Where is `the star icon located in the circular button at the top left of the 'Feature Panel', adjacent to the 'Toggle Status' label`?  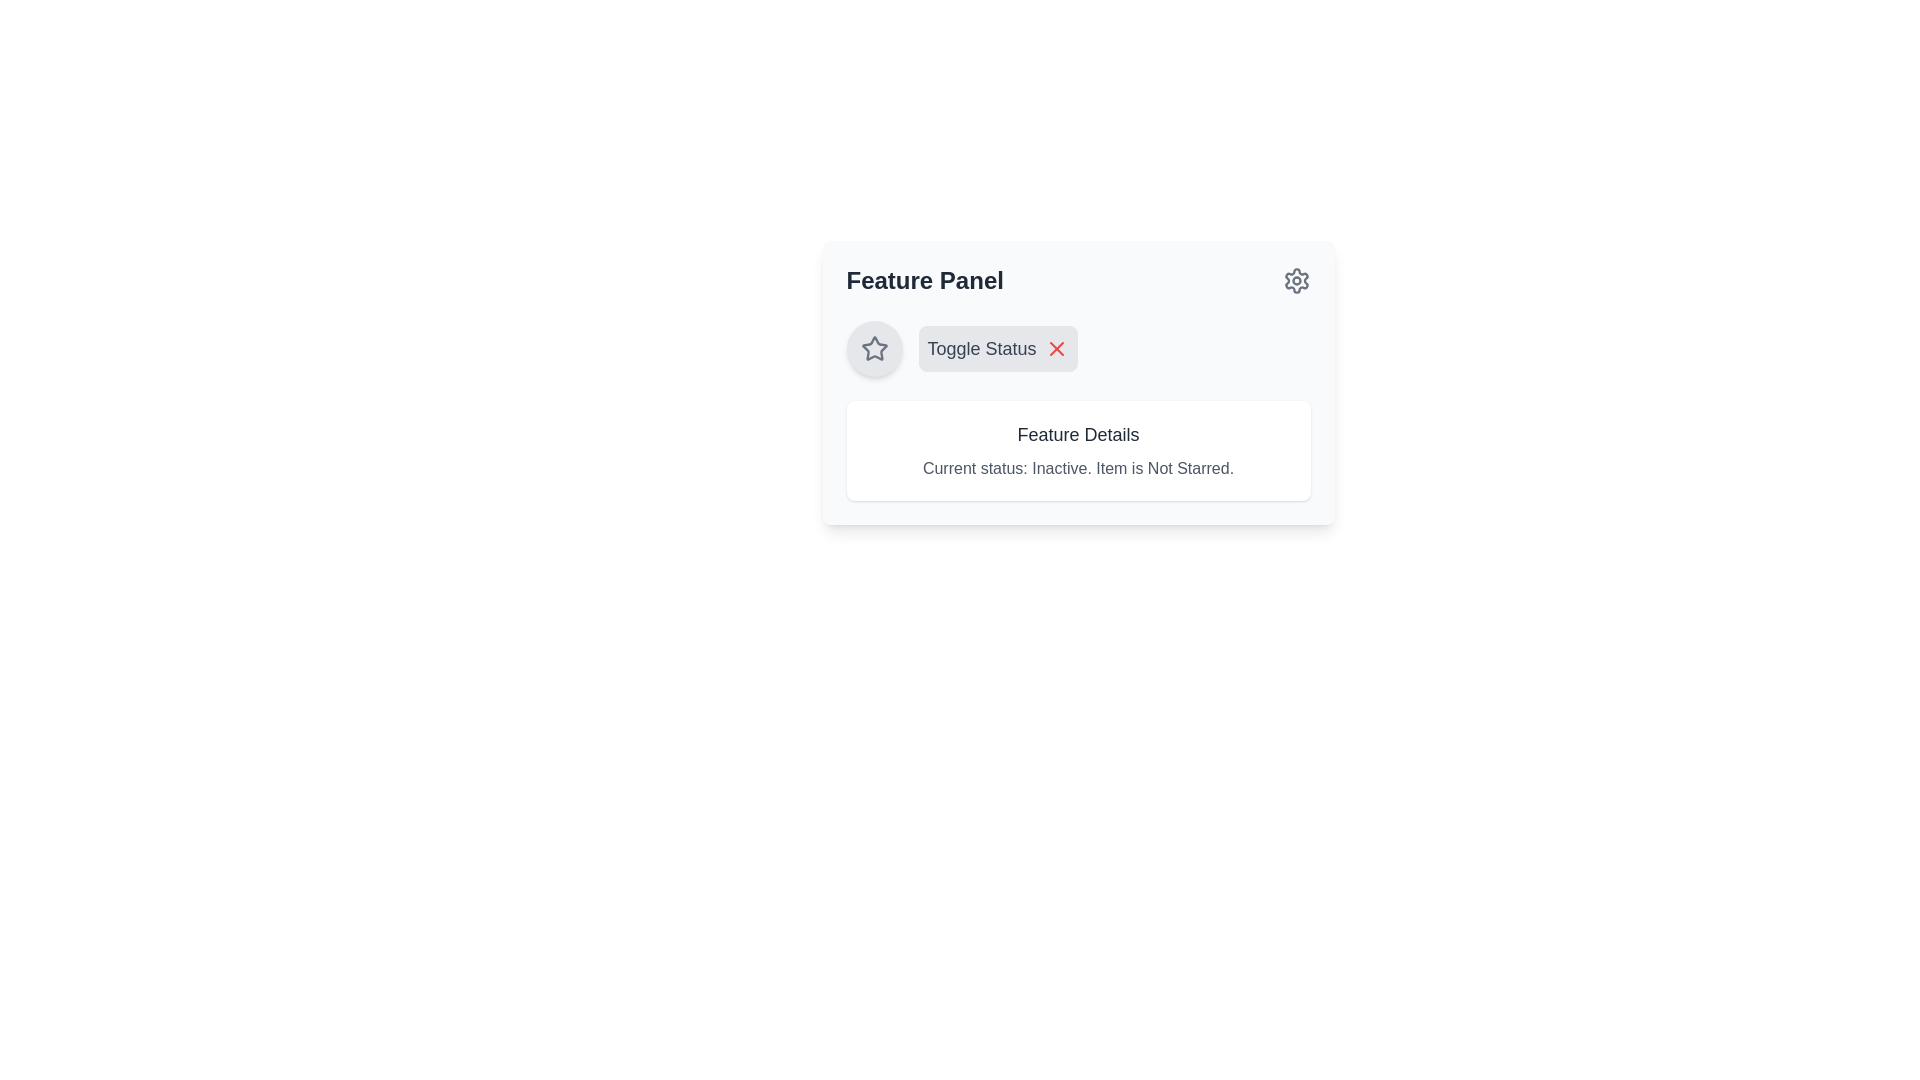
the star icon located in the circular button at the top left of the 'Feature Panel', adjacent to the 'Toggle Status' label is located at coordinates (874, 347).